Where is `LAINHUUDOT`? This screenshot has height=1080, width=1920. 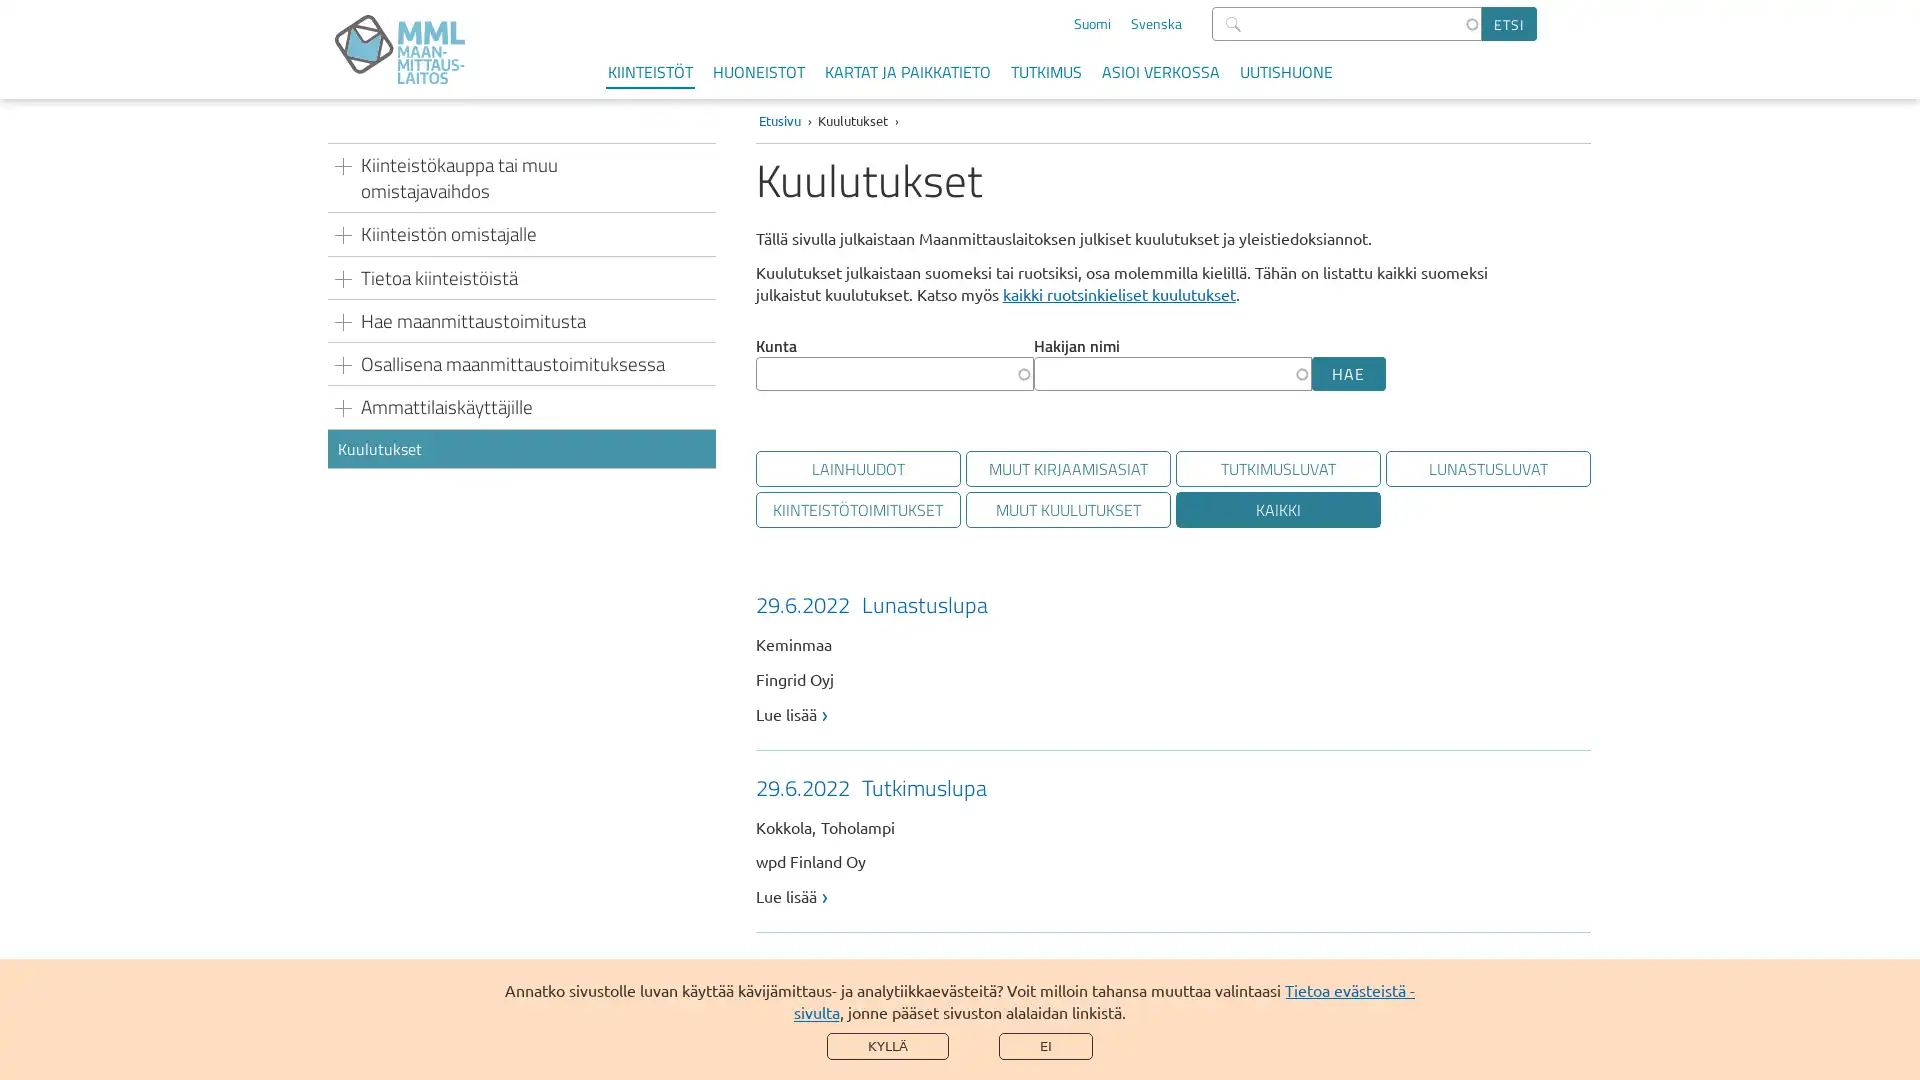 LAINHUUDOT is located at coordinates (857, 469).